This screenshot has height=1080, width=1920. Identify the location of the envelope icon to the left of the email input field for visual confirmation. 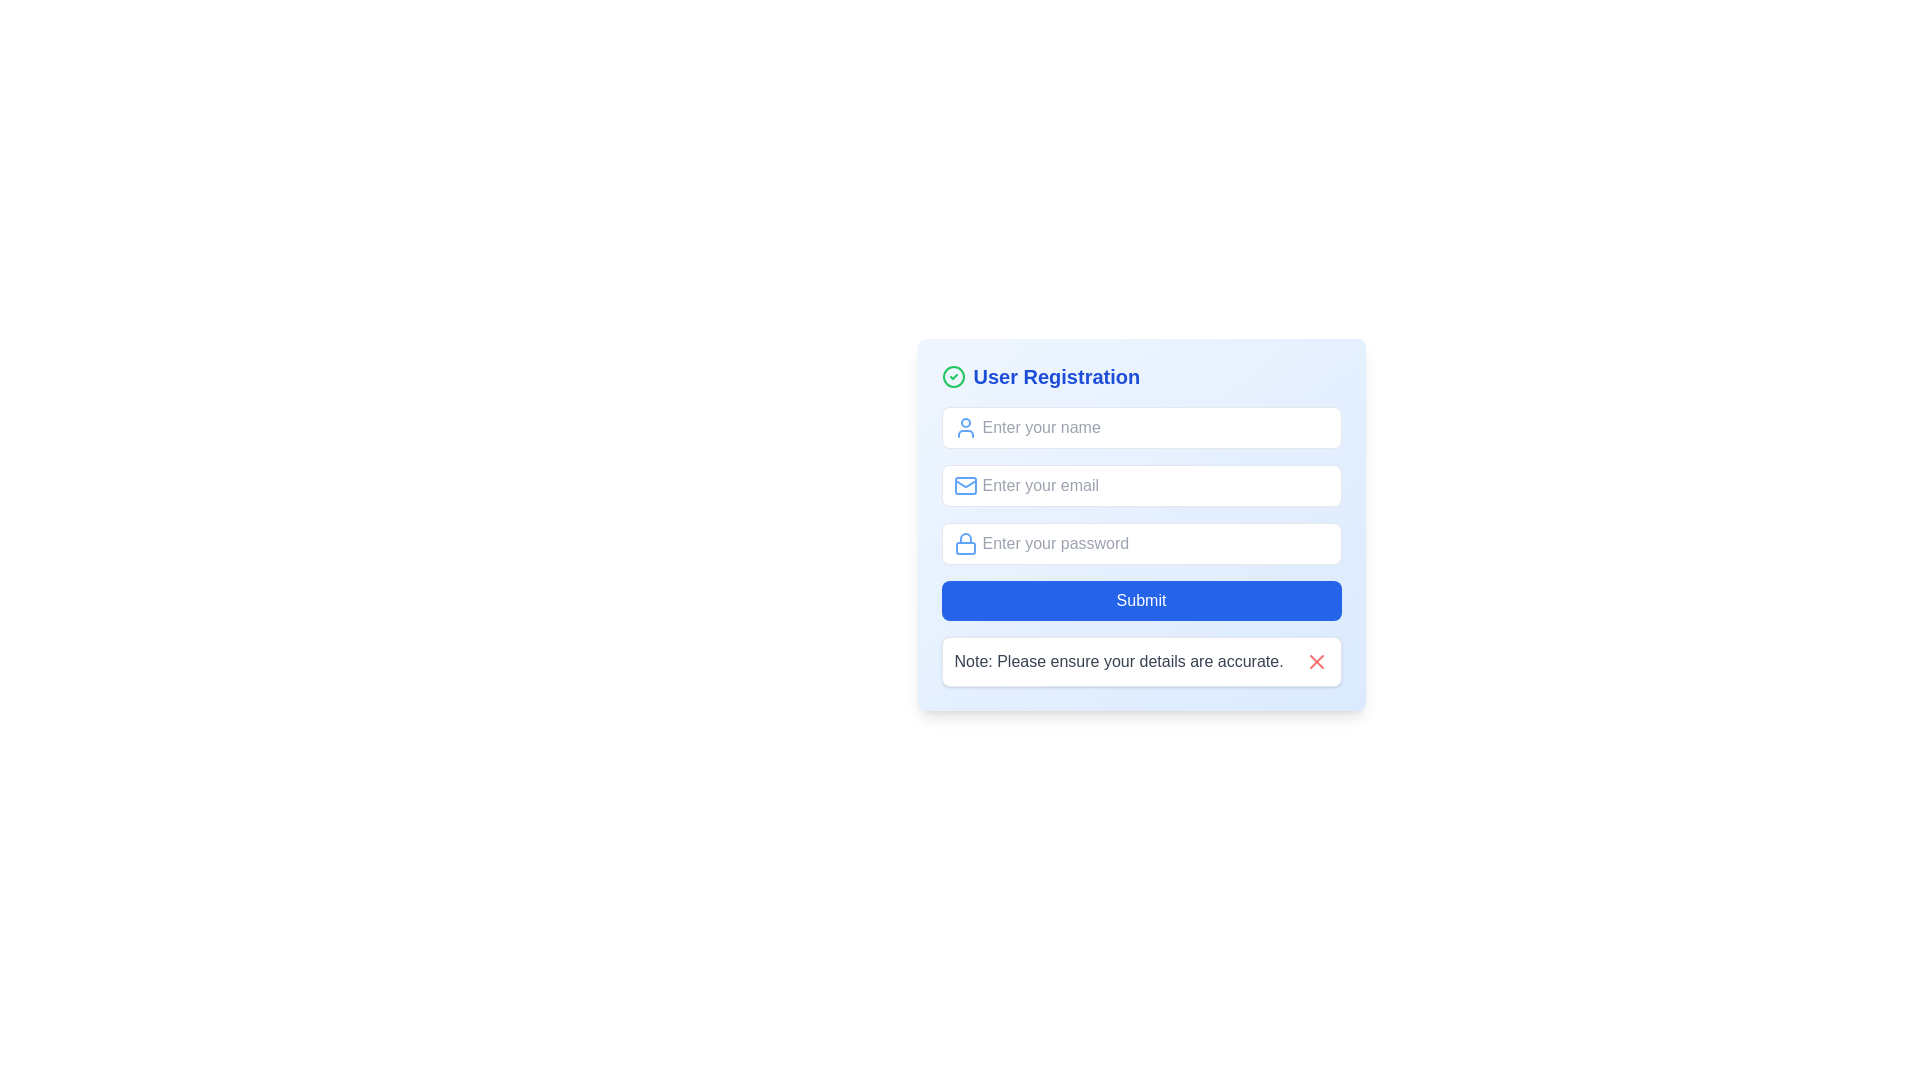
(965, 486).